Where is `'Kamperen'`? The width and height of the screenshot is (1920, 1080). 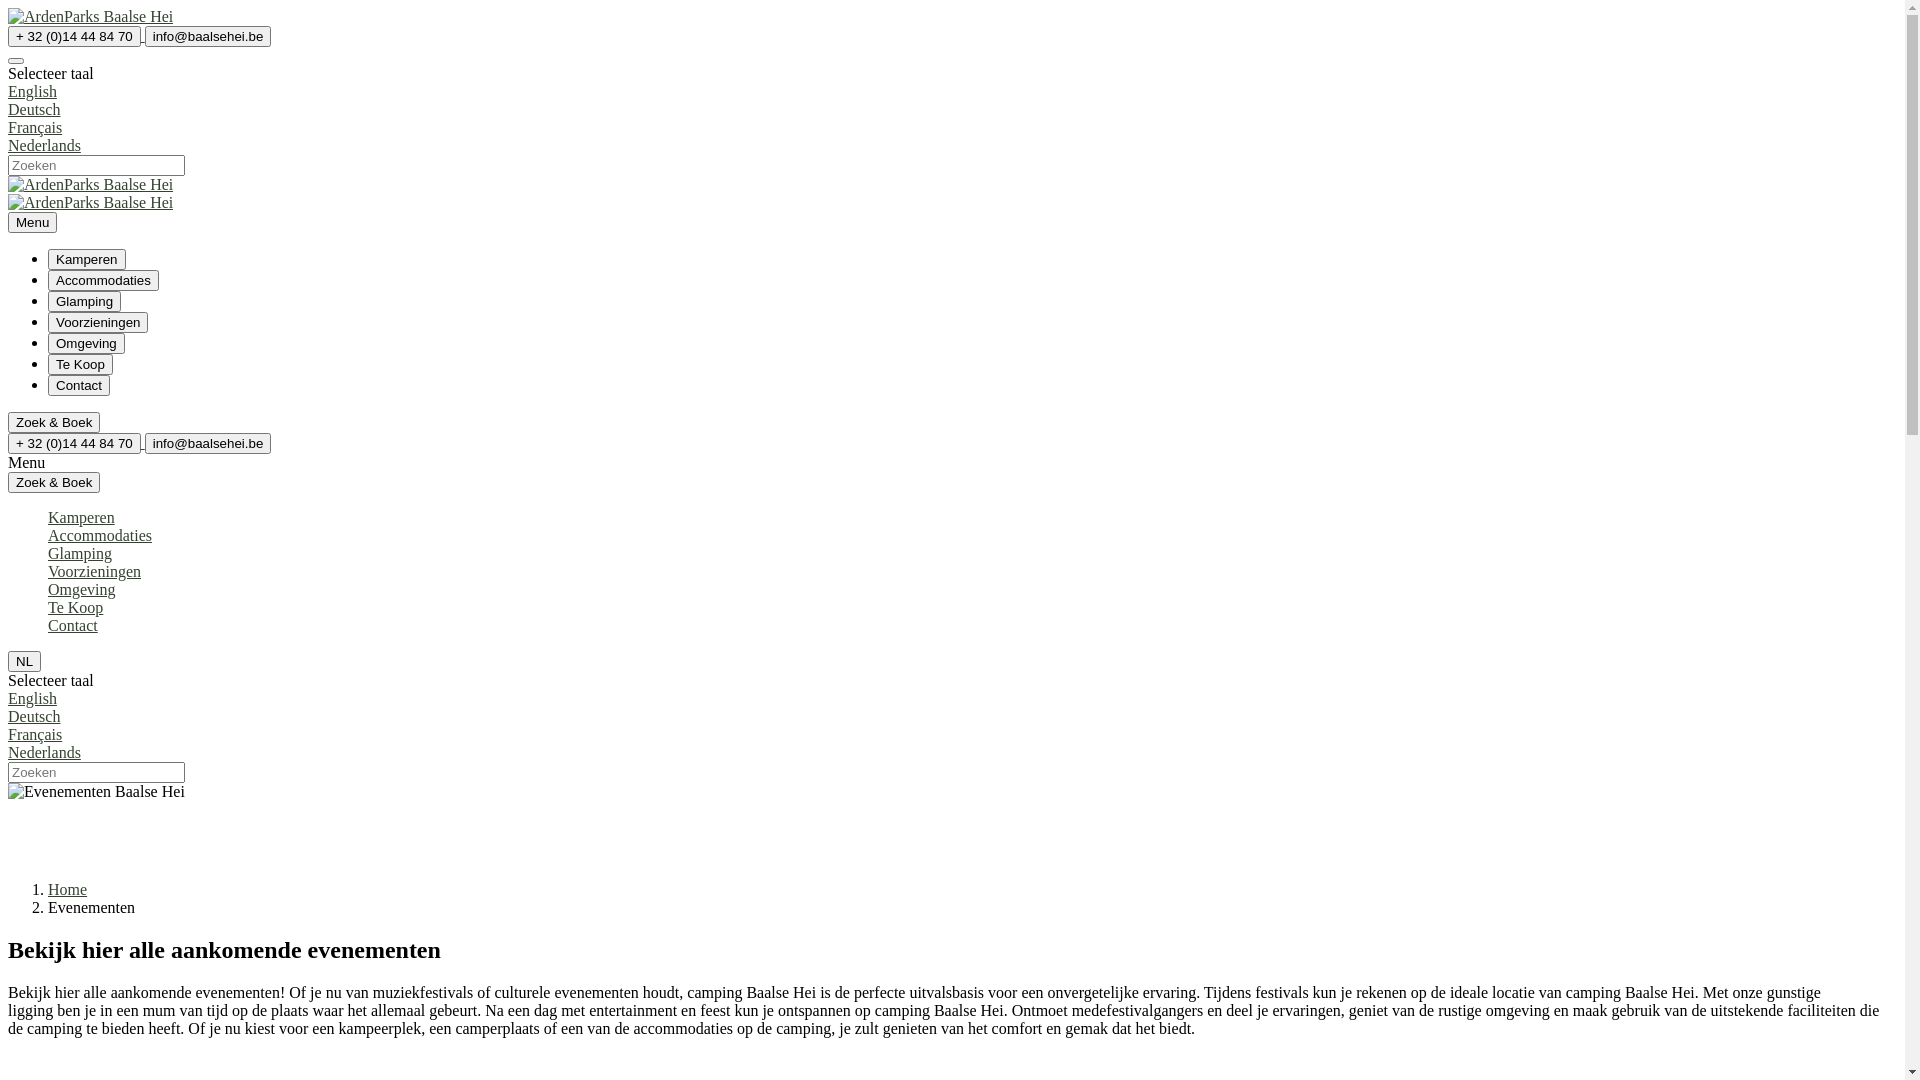 'Kamperen' is located at coordinates (85, 258).